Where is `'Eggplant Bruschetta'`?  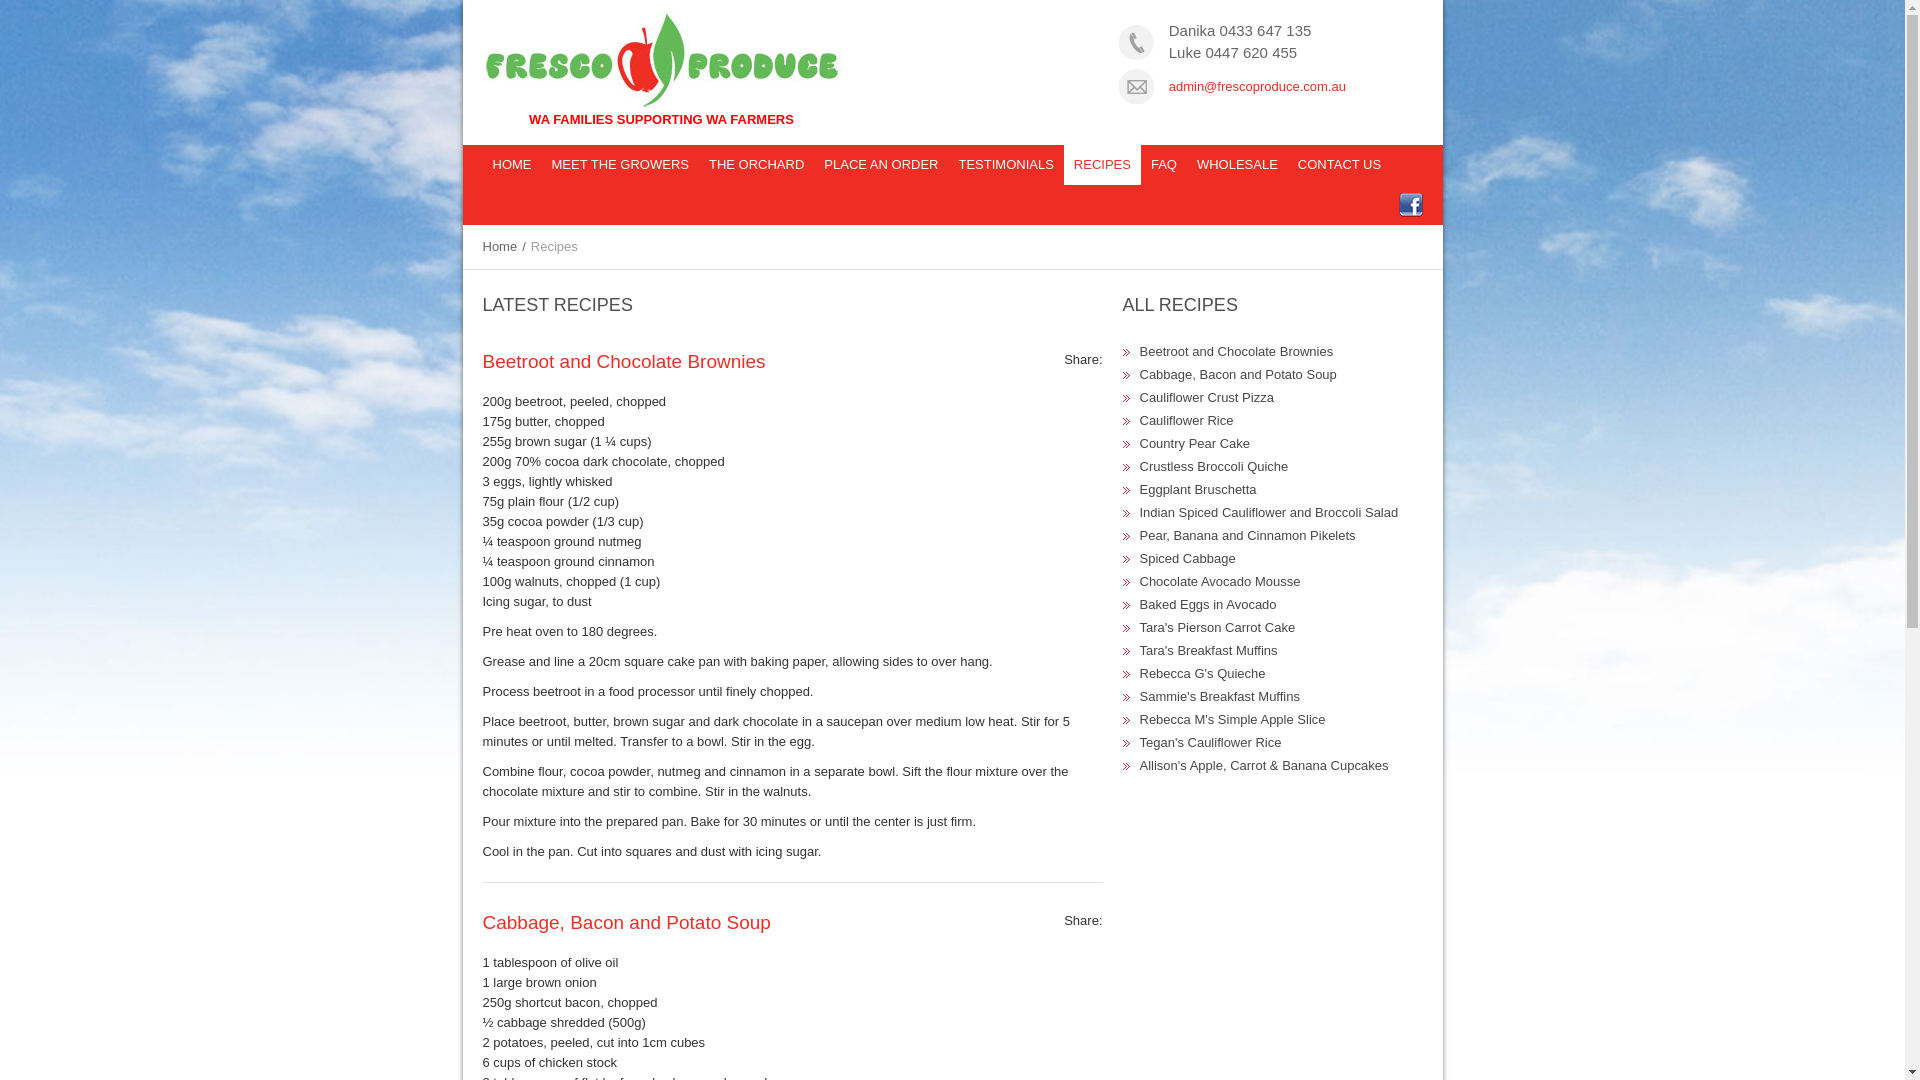
'Eggplant Bruschetta' is located at coordinates (1140, 489).